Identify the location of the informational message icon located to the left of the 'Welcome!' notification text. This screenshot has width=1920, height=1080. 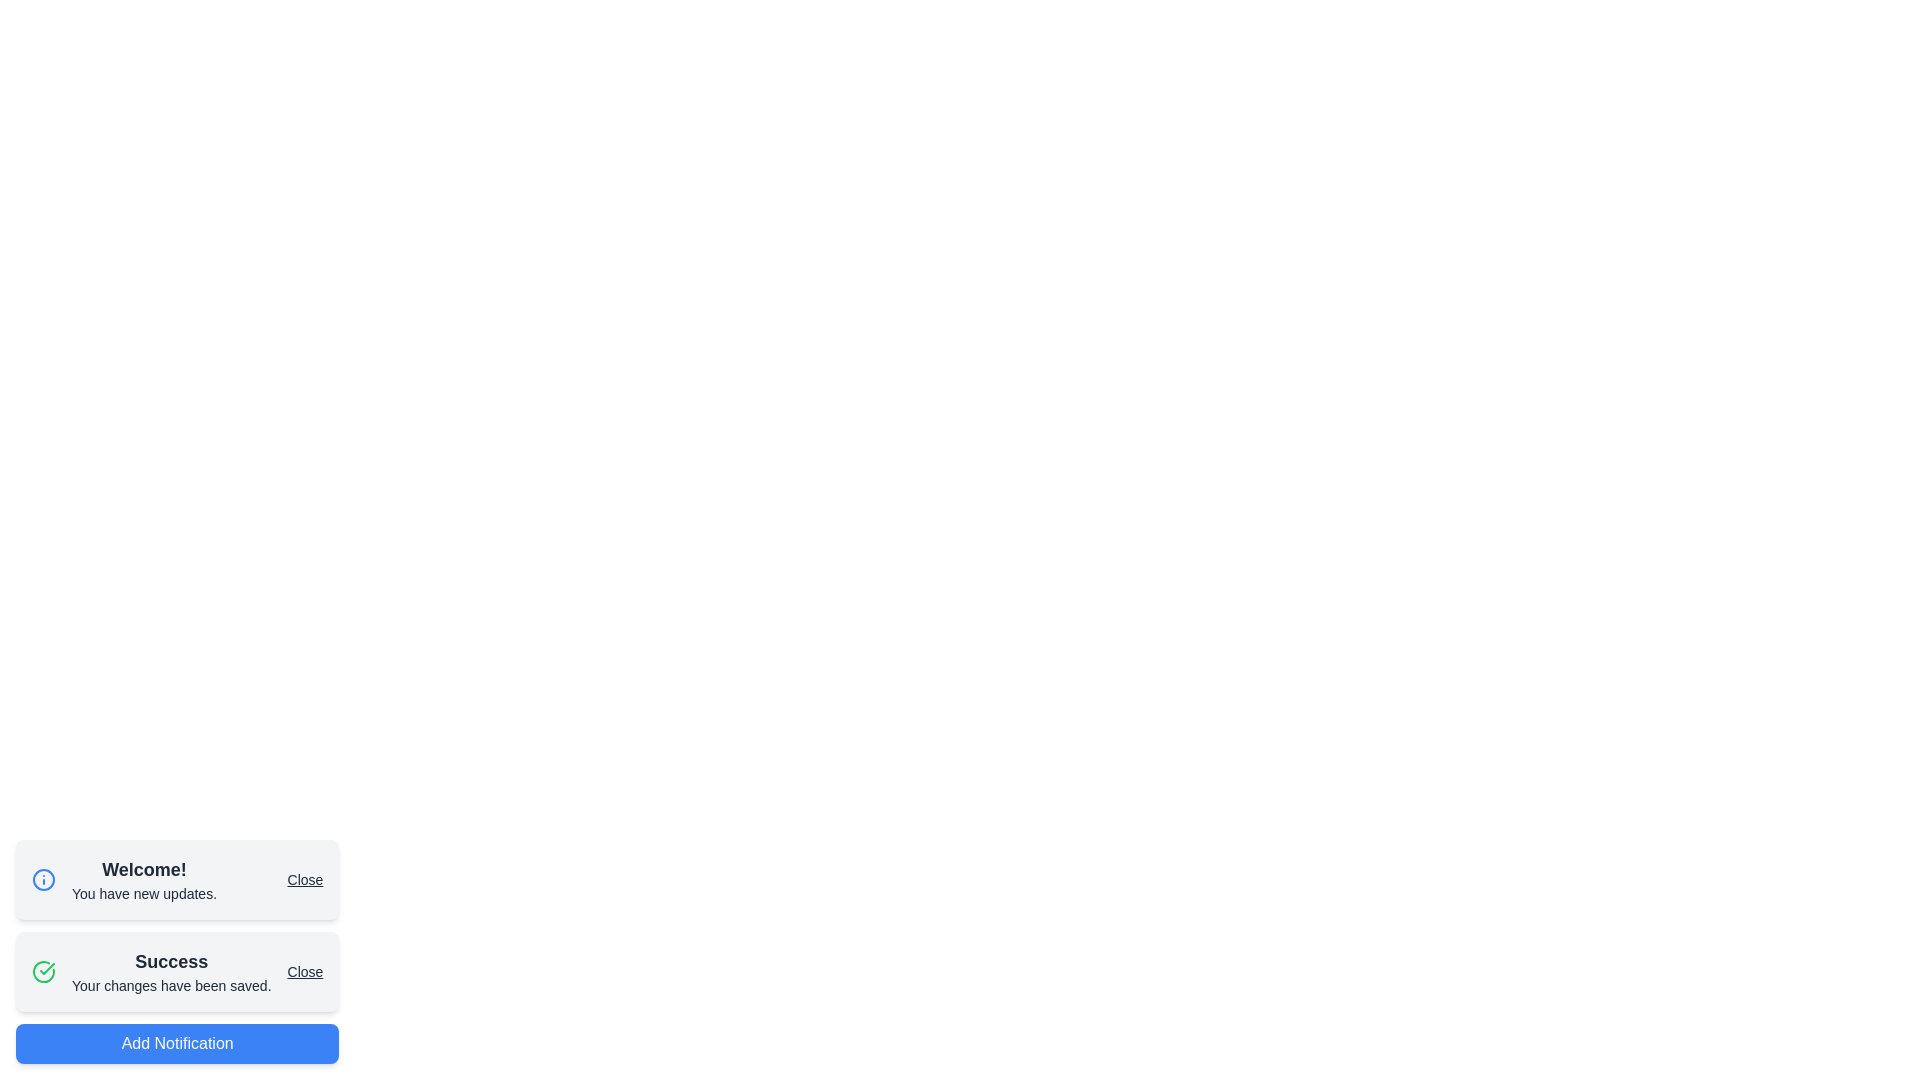
(43, 878).